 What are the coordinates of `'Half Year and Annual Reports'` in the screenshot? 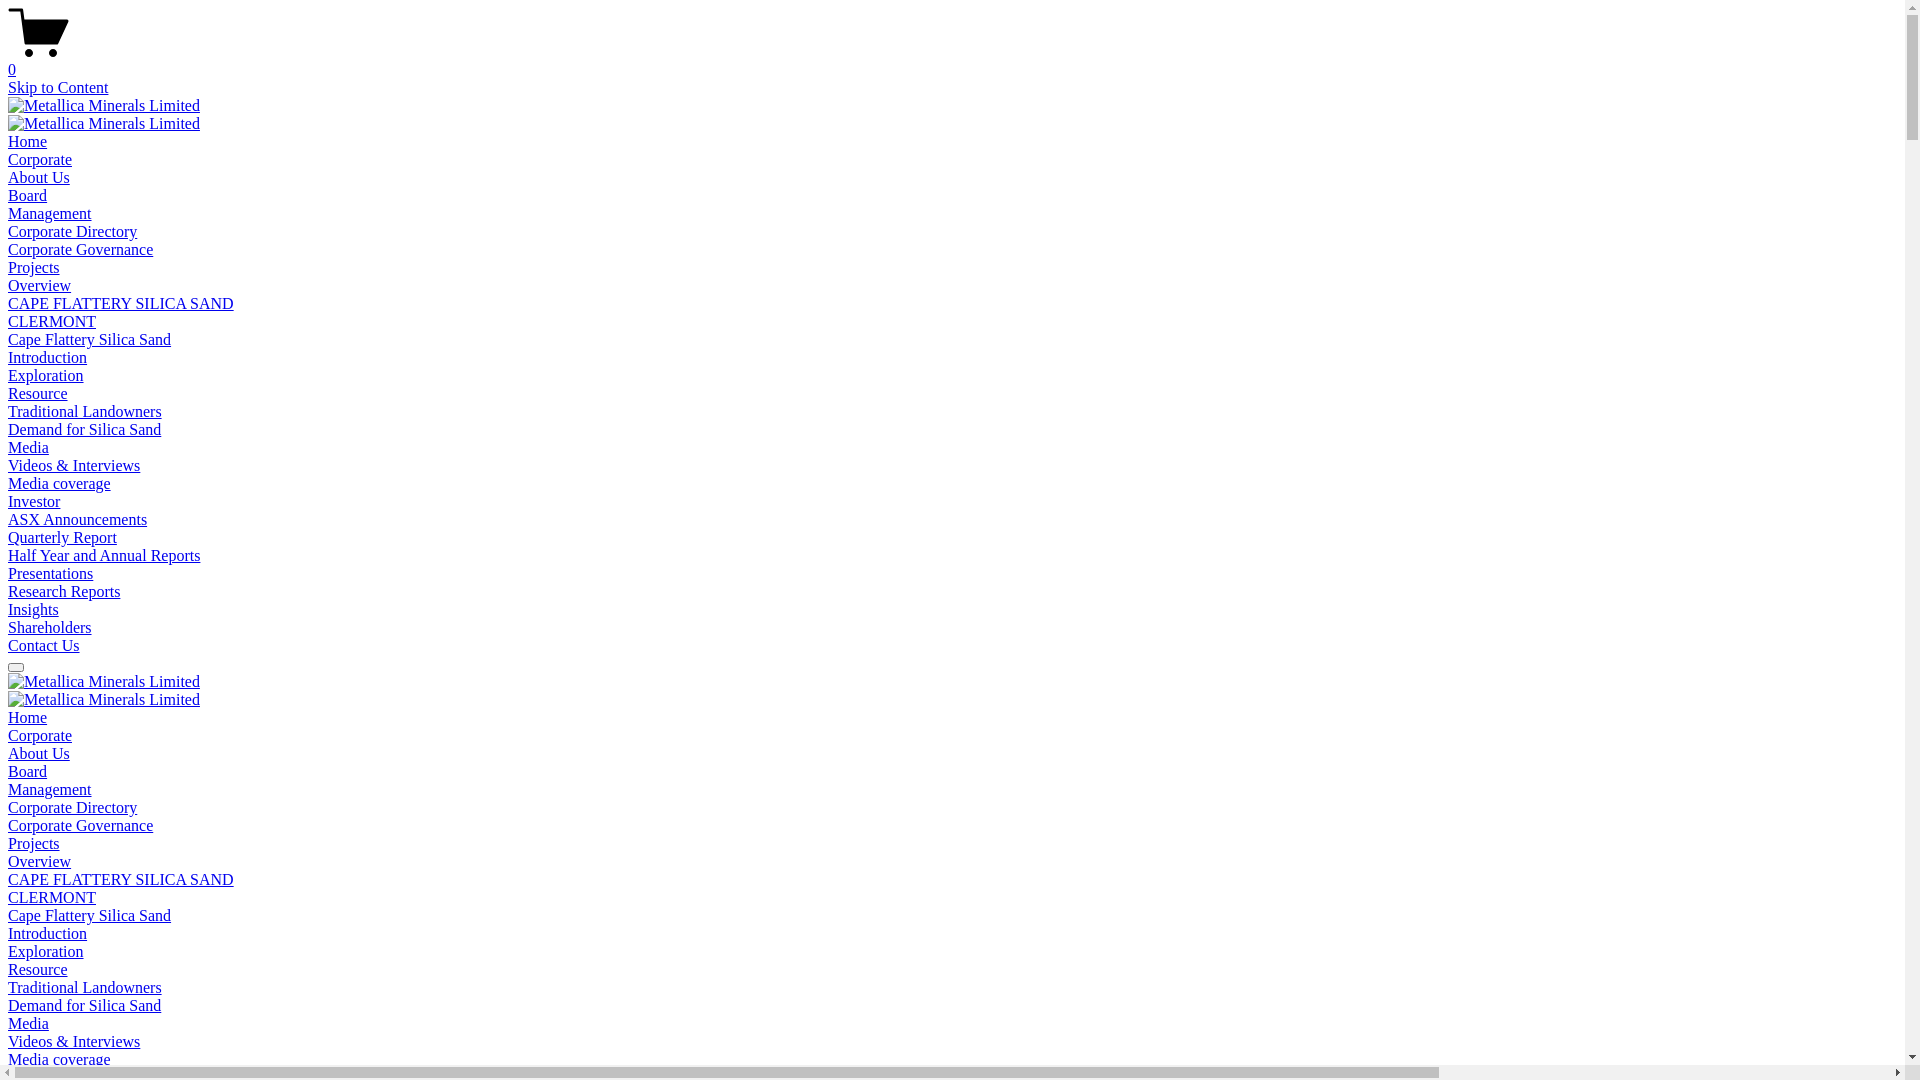 It's located at (103, 555).